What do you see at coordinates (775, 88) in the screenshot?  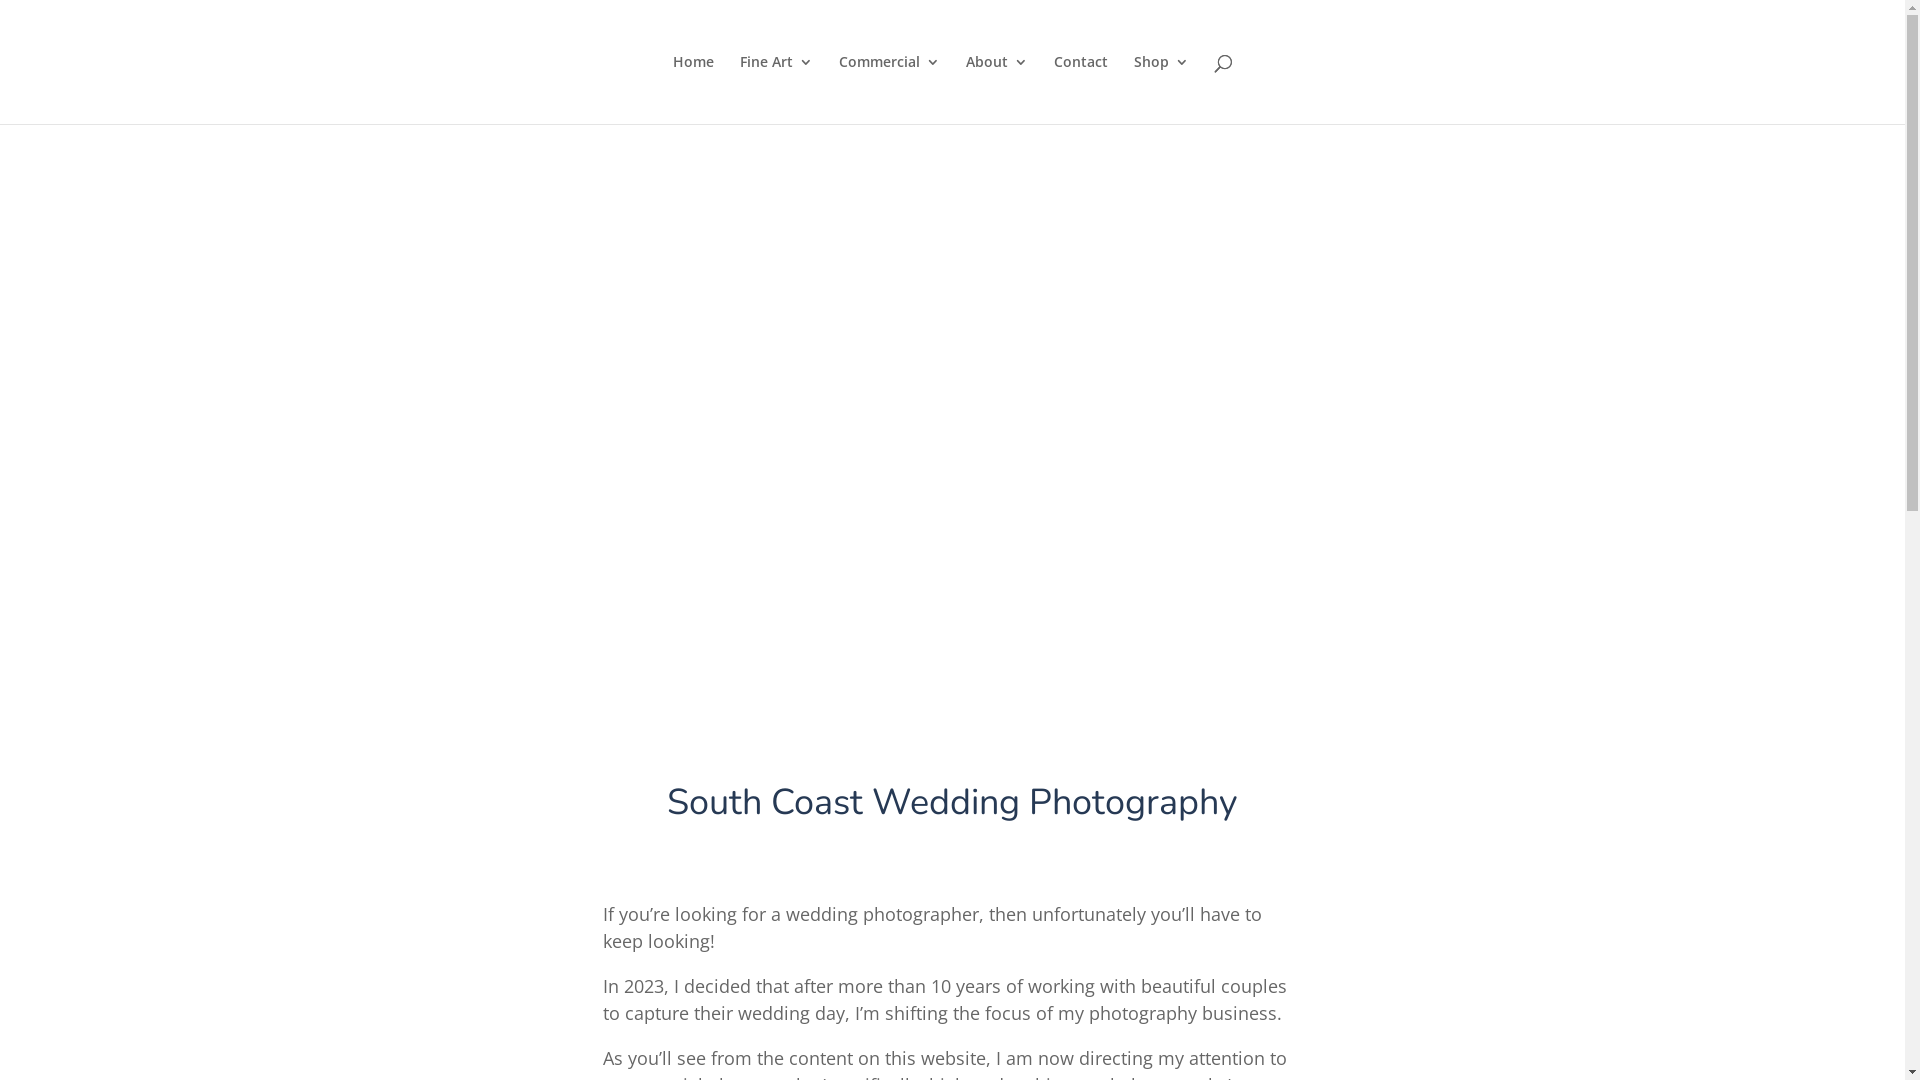 I see `'Fine Art'` at bounding box center [775, 88].